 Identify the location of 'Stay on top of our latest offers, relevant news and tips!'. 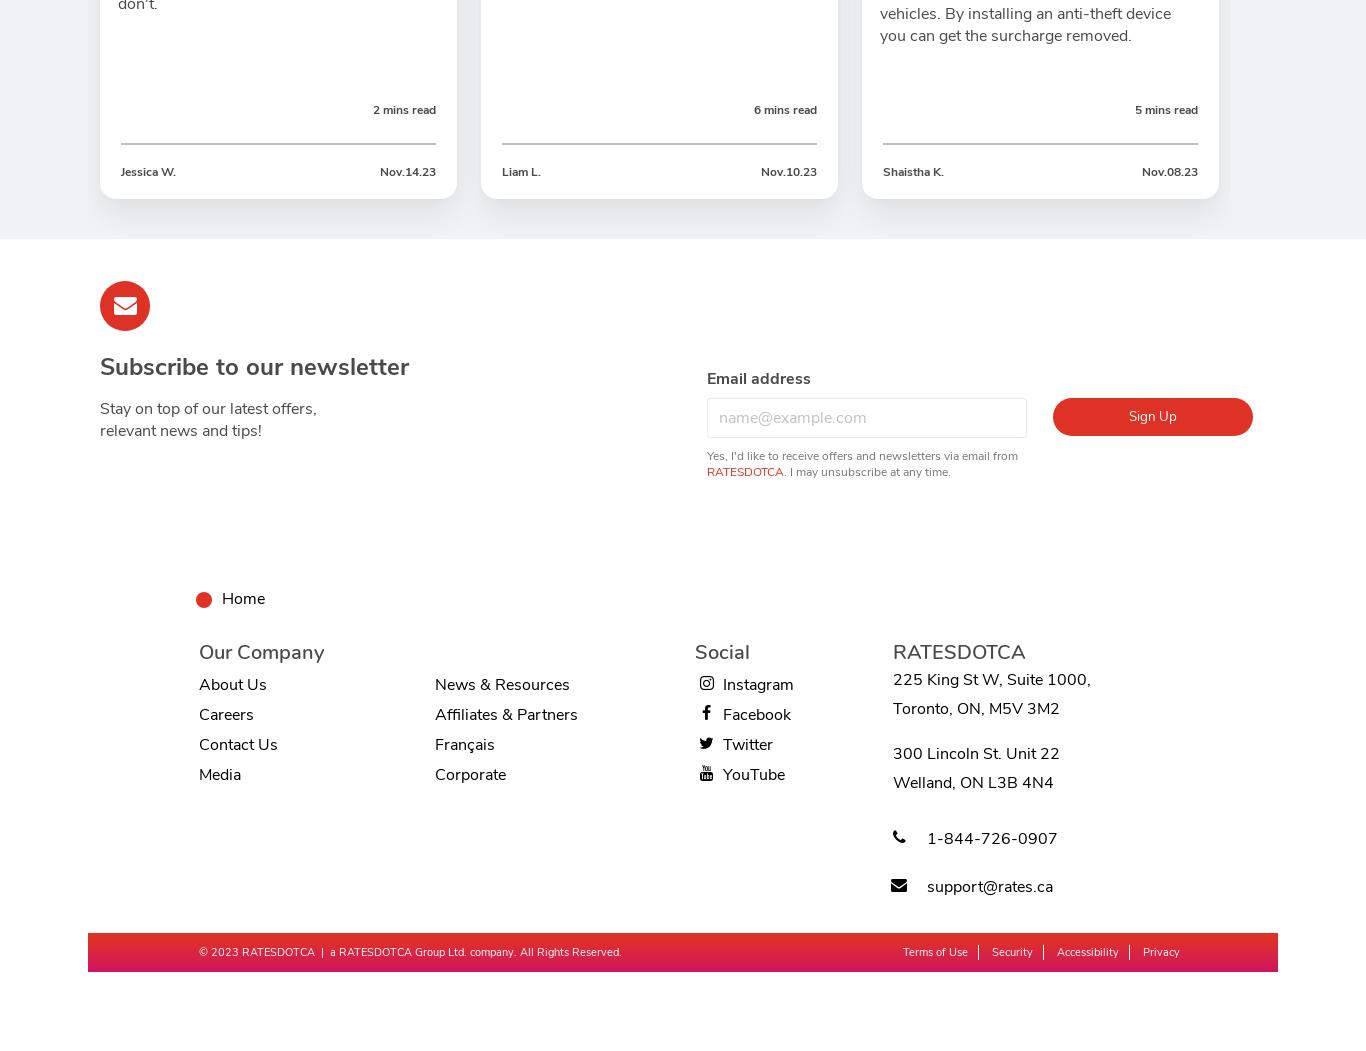
(207, 419).